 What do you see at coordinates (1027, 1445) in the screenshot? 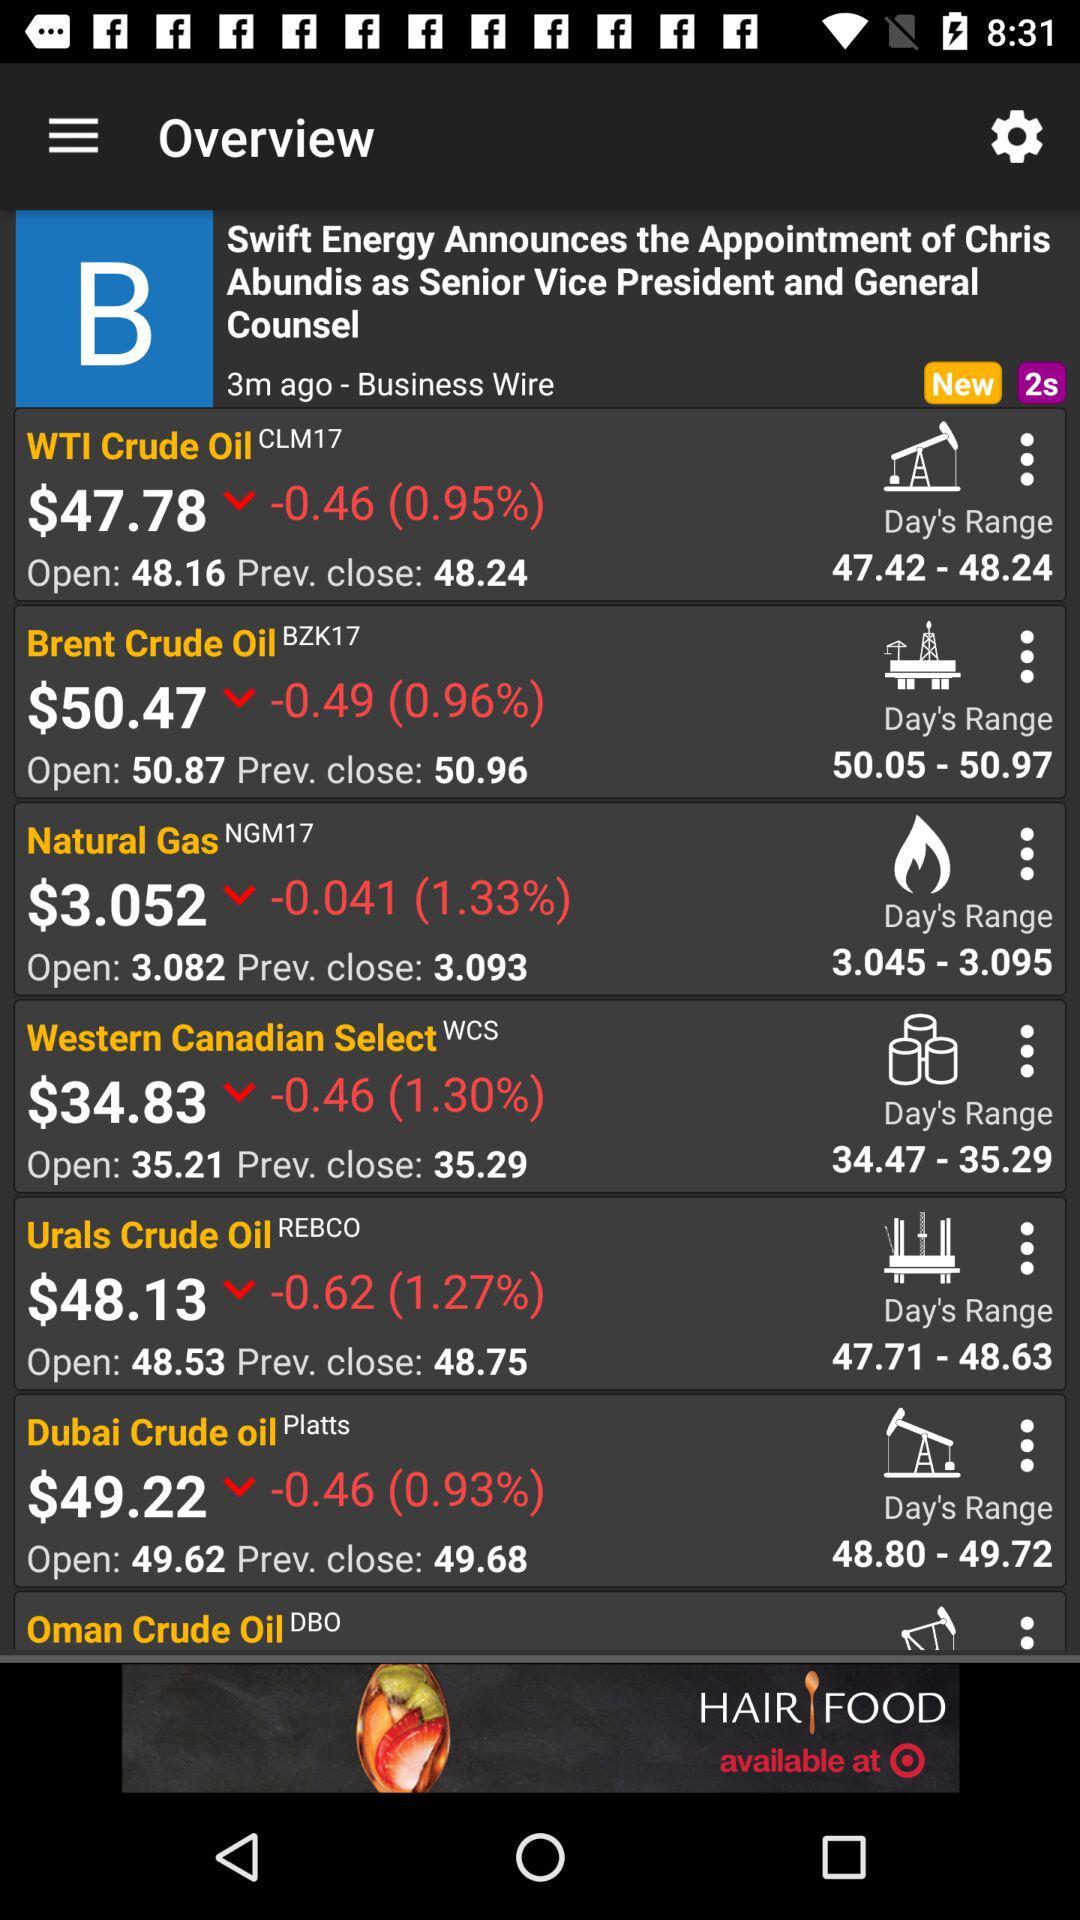
I see `open more settings` at bounding box center [1027, 1445].